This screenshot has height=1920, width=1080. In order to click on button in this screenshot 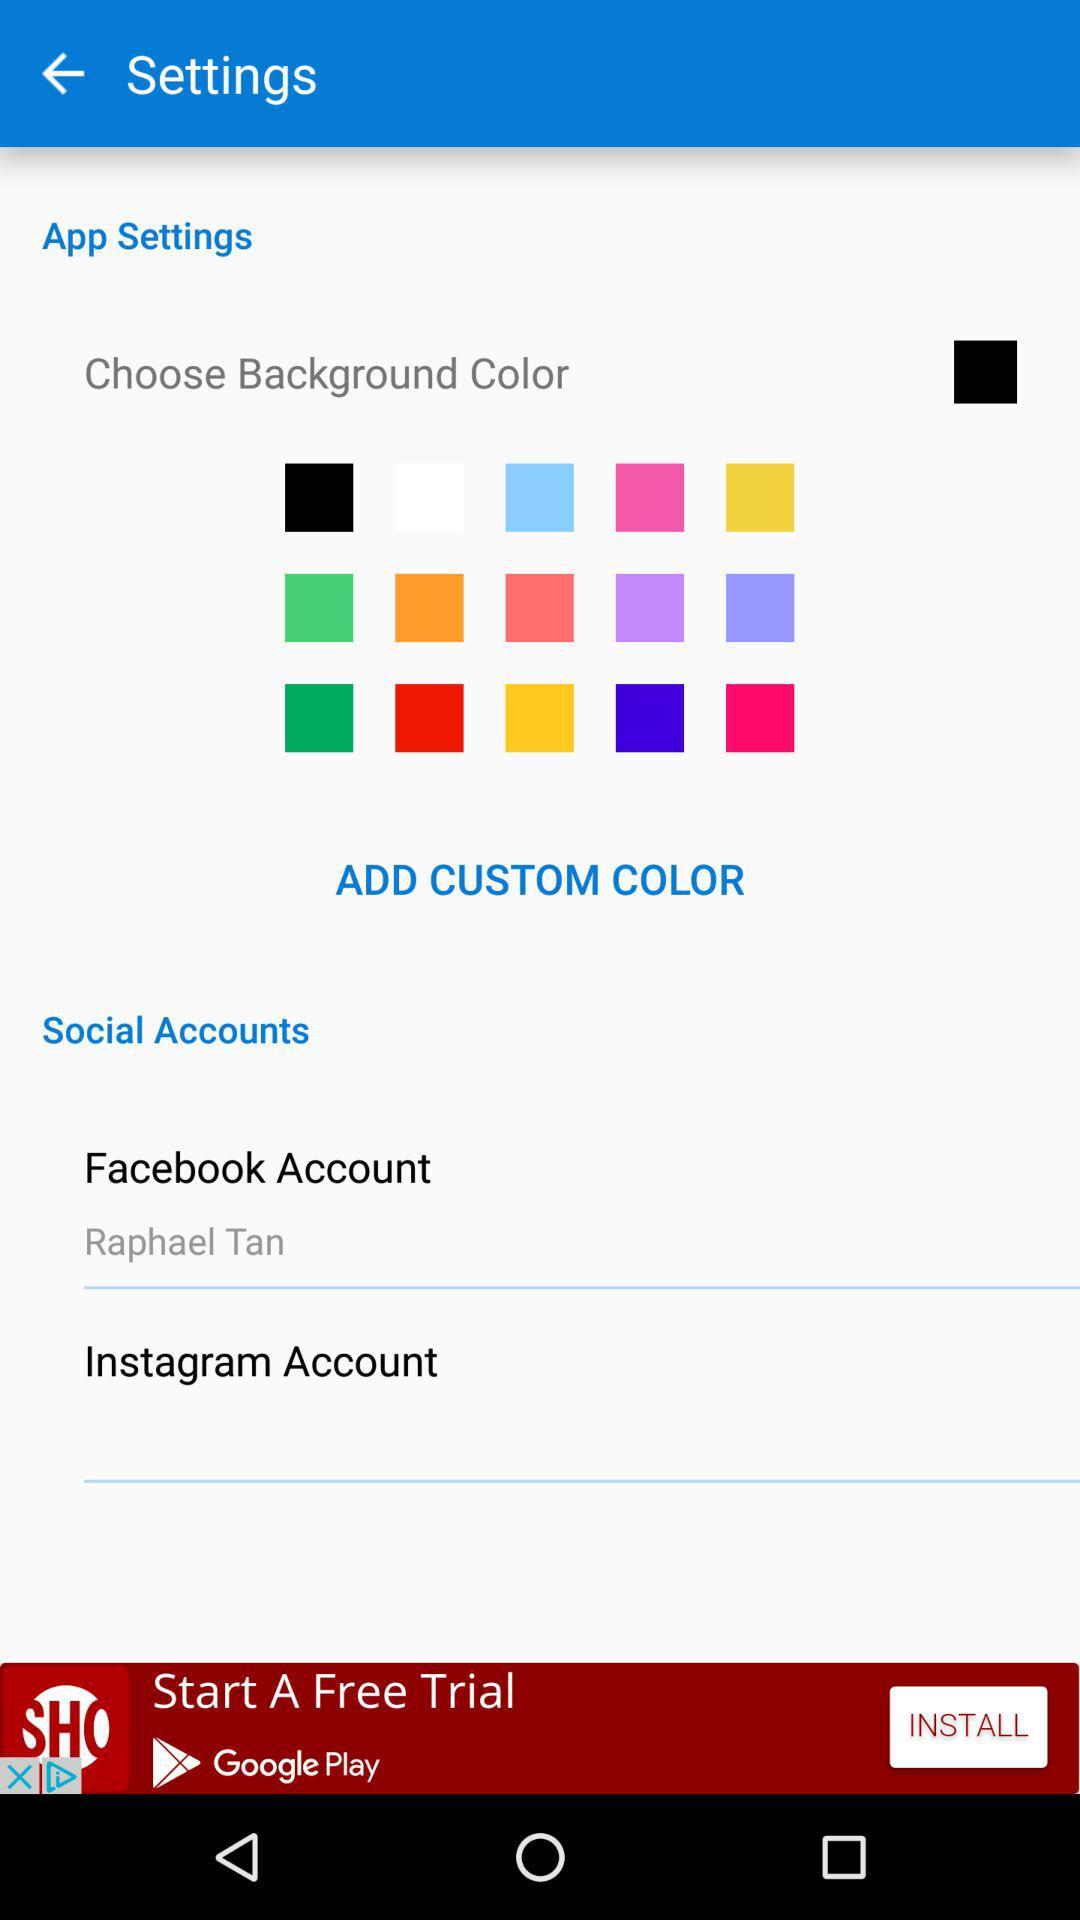, I will do `click(760, 718)`.